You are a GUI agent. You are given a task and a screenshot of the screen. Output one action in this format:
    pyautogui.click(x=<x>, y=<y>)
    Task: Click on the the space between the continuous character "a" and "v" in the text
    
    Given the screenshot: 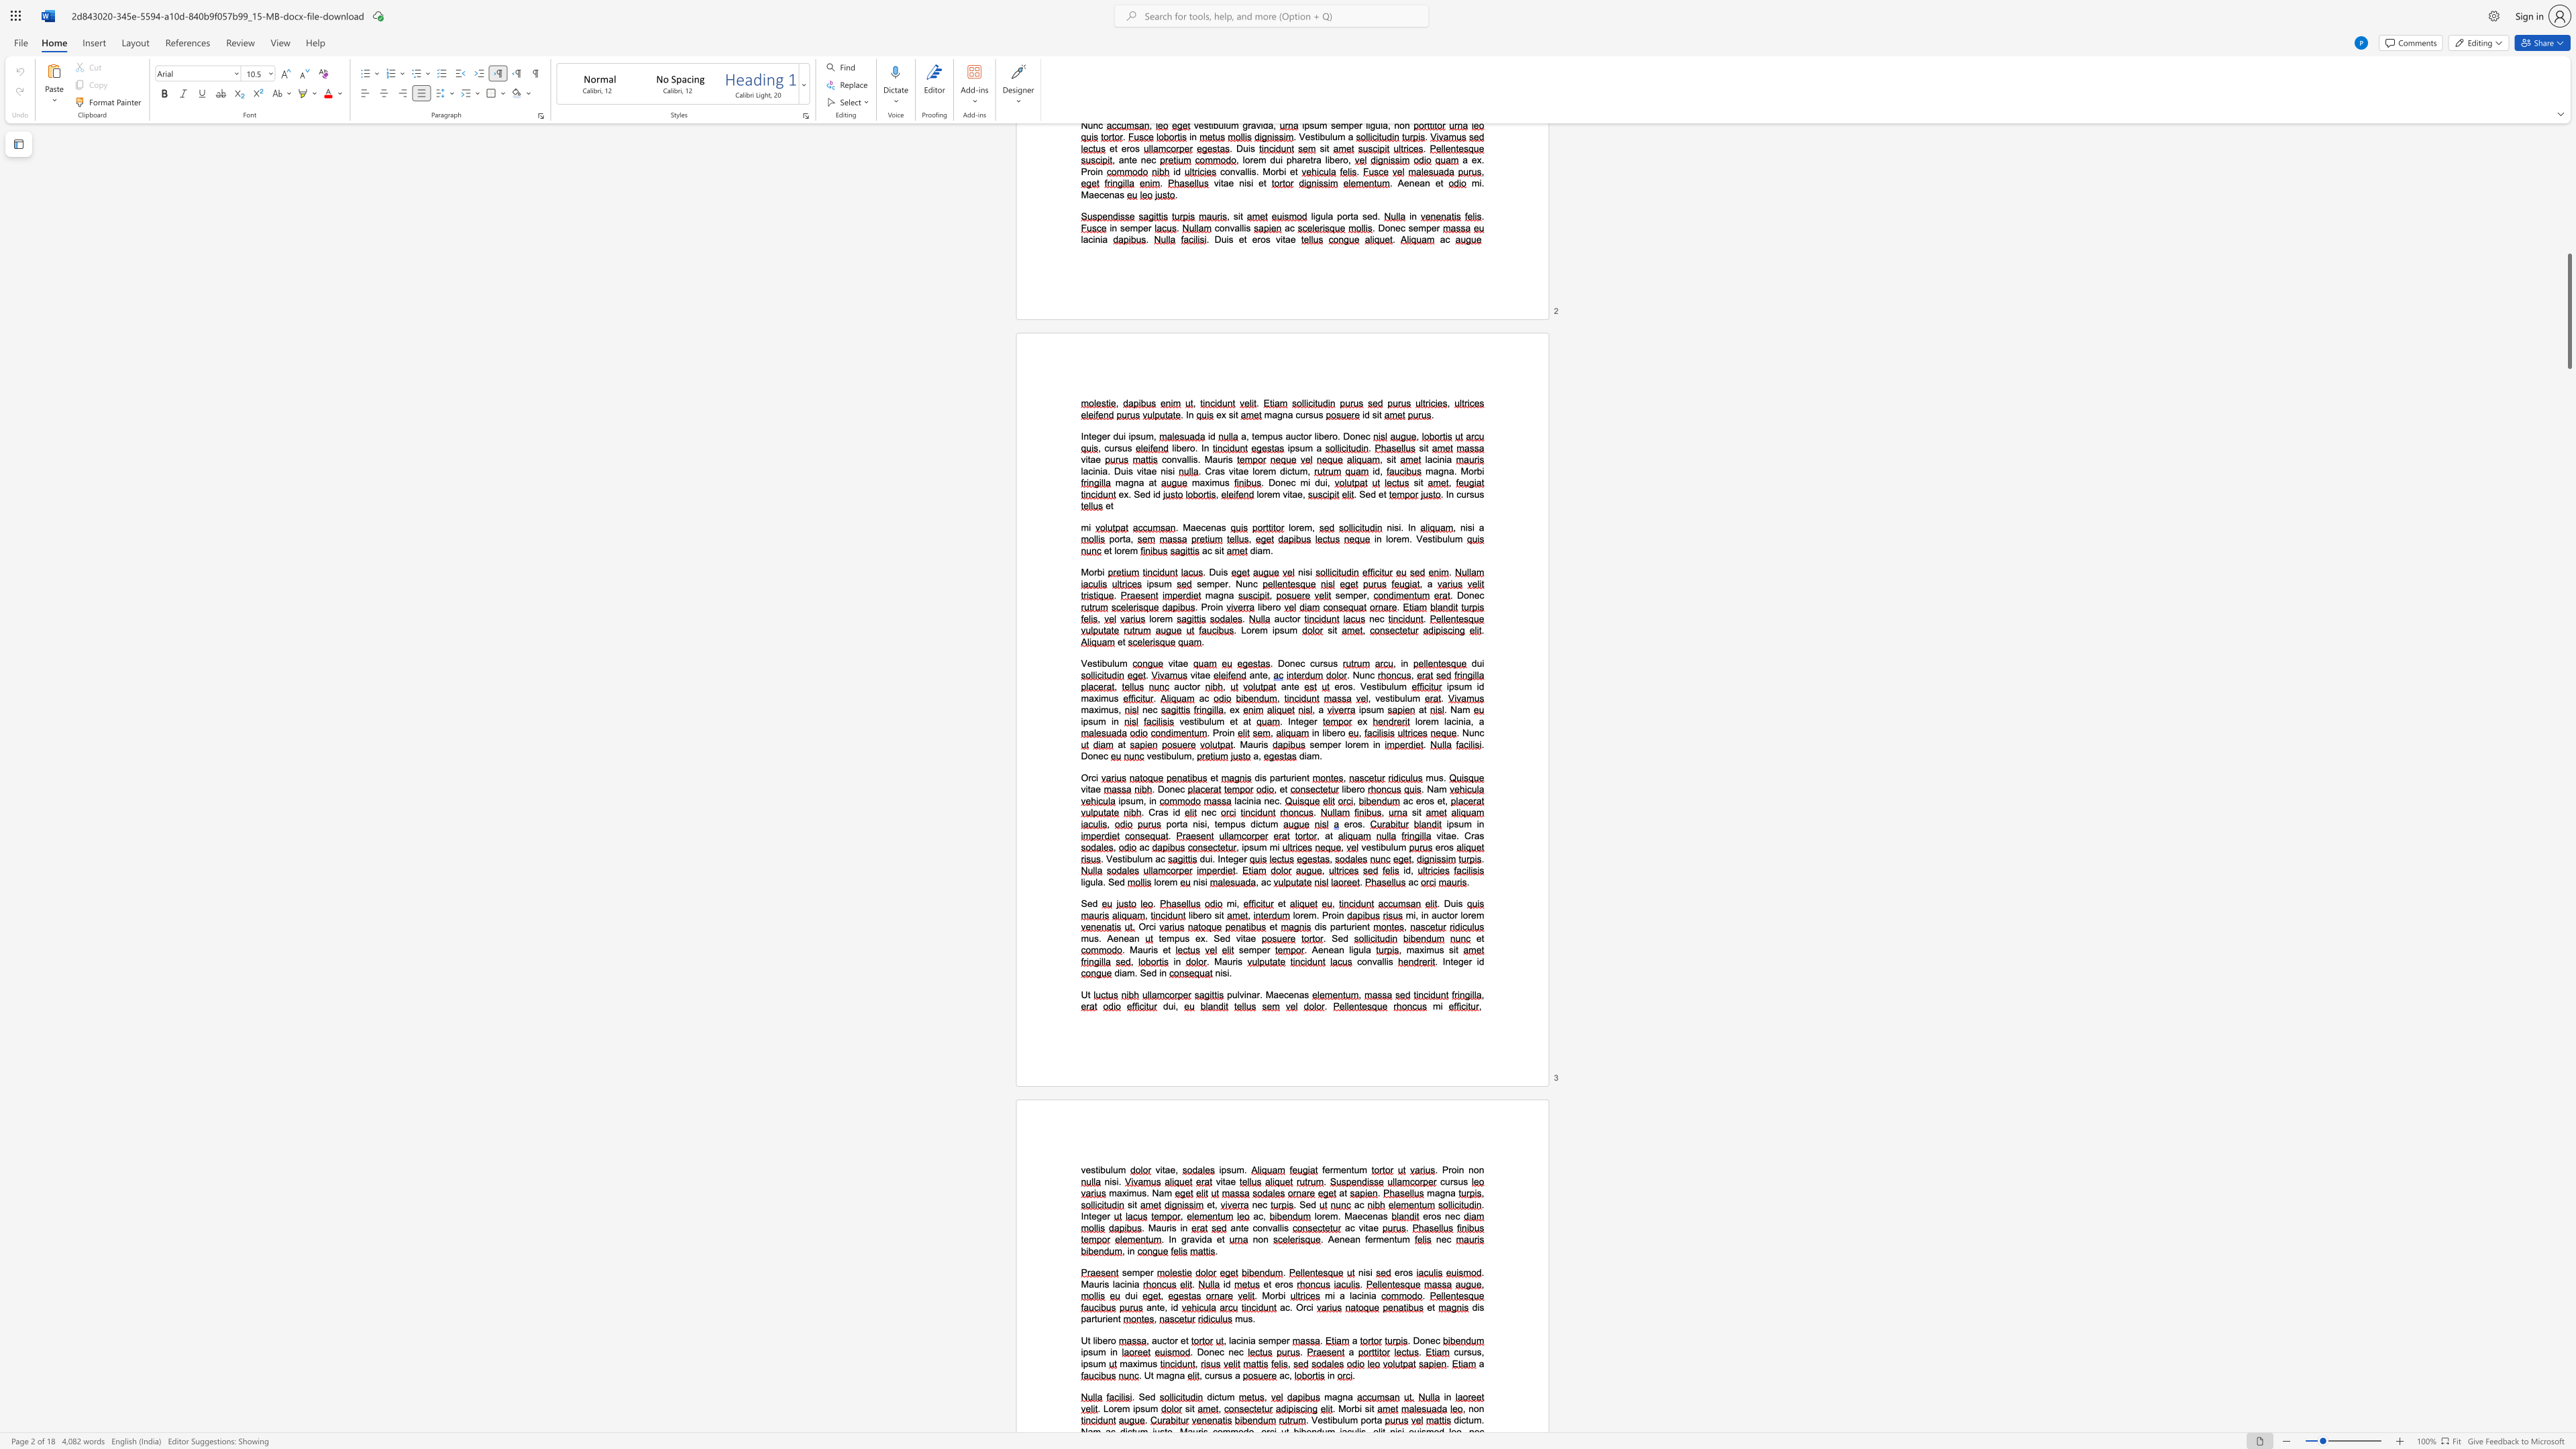 What is the action you would take?
    pyautogui.click(x=1193, y=1238)
    